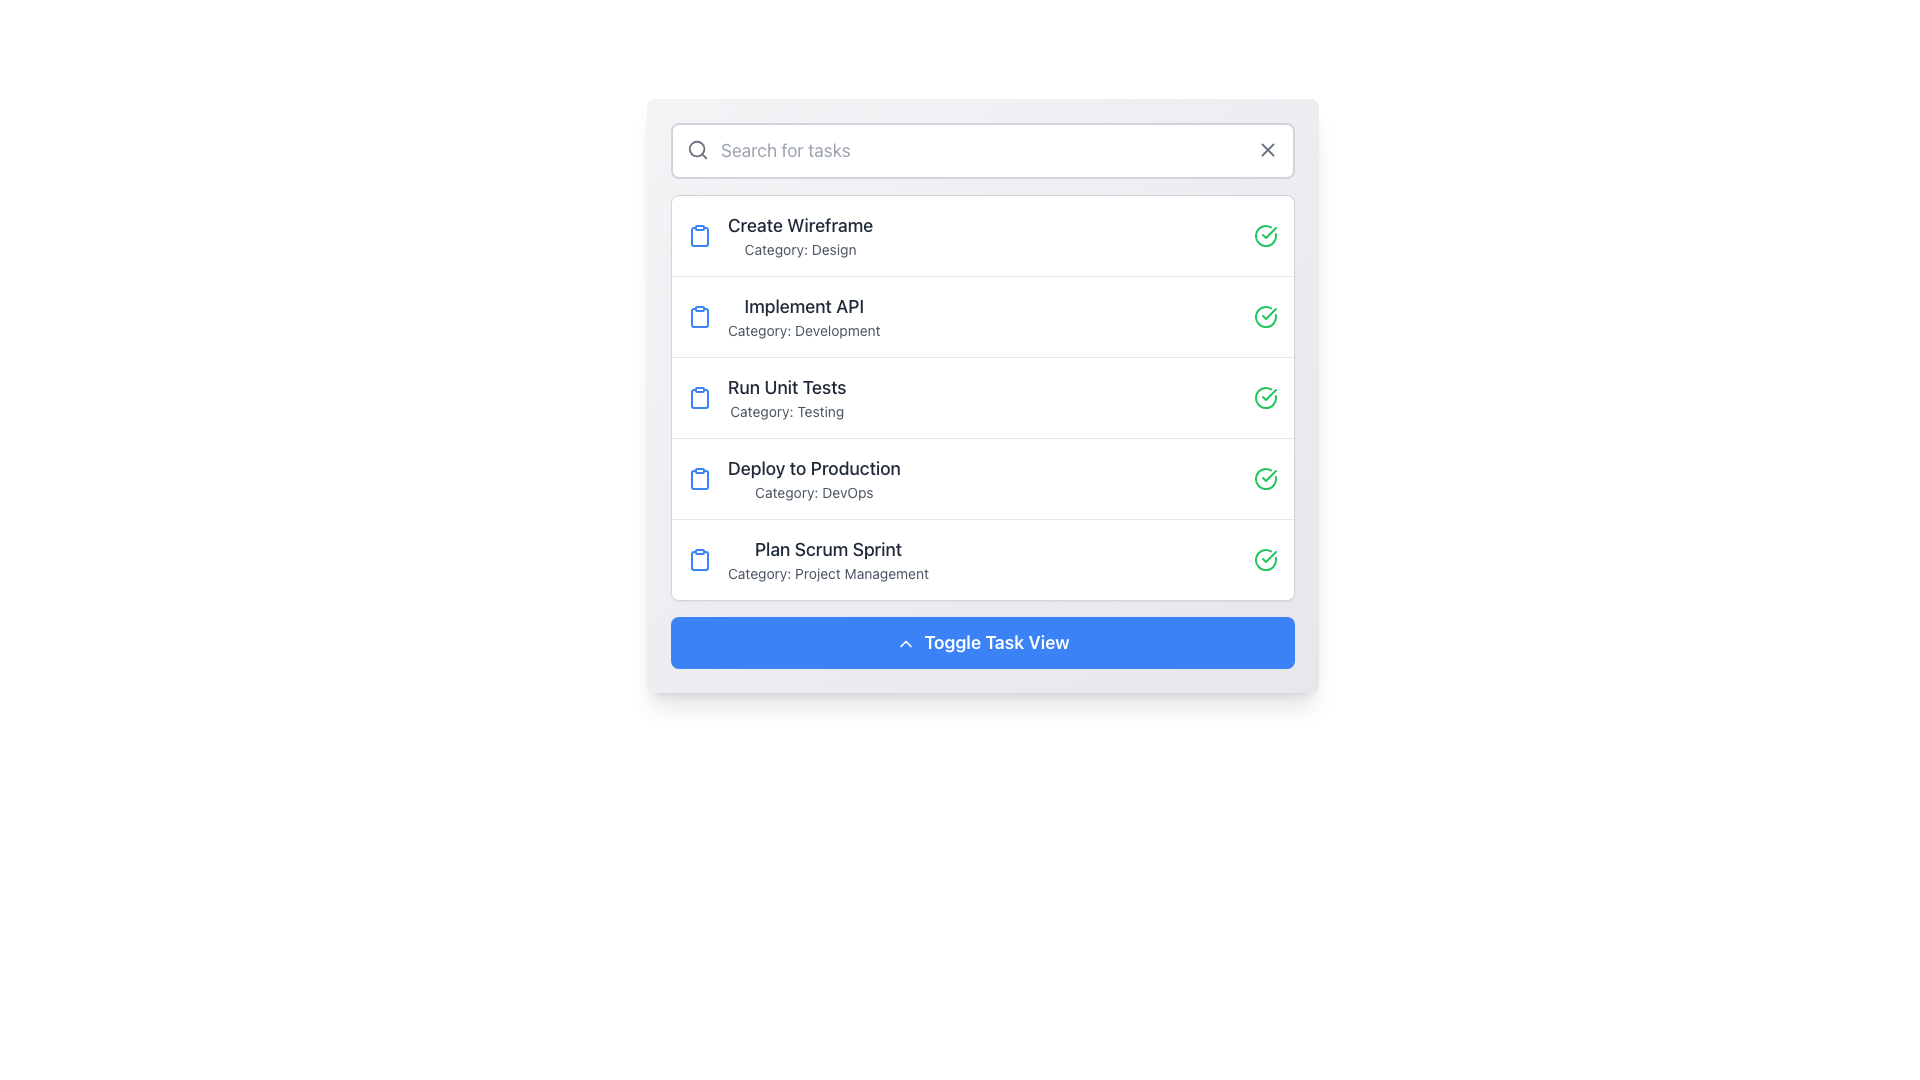 Image resolution: width=1920 pixels, height=1080 pixels. Describe the element at coordinates (700, 560) in the screenshot. I see `the 'Plan Scrum Sprint' icon, which visually represents the task and is located toward the bottom of the list of similar task icons` at that location.